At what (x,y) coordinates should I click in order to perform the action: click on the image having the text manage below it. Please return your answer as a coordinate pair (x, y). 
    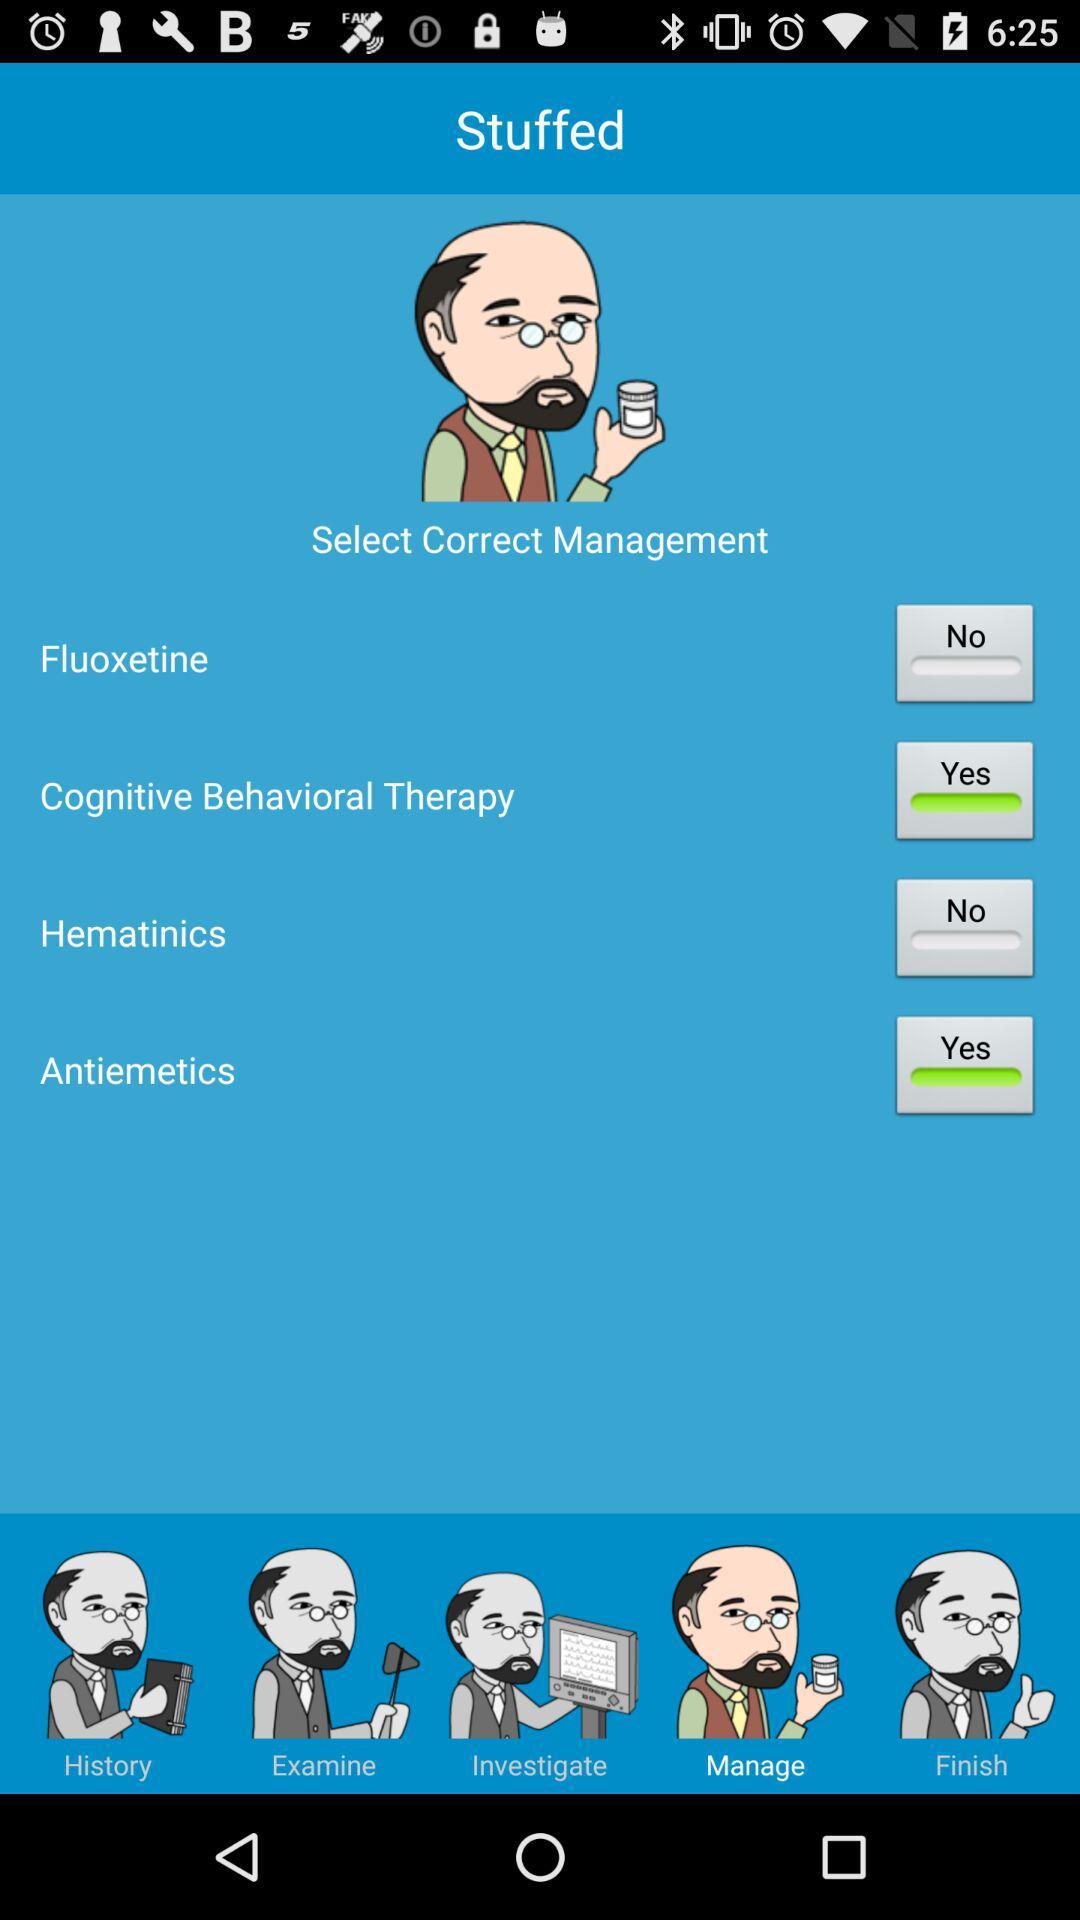
    Looking at the image, I should click on (756, 1654).